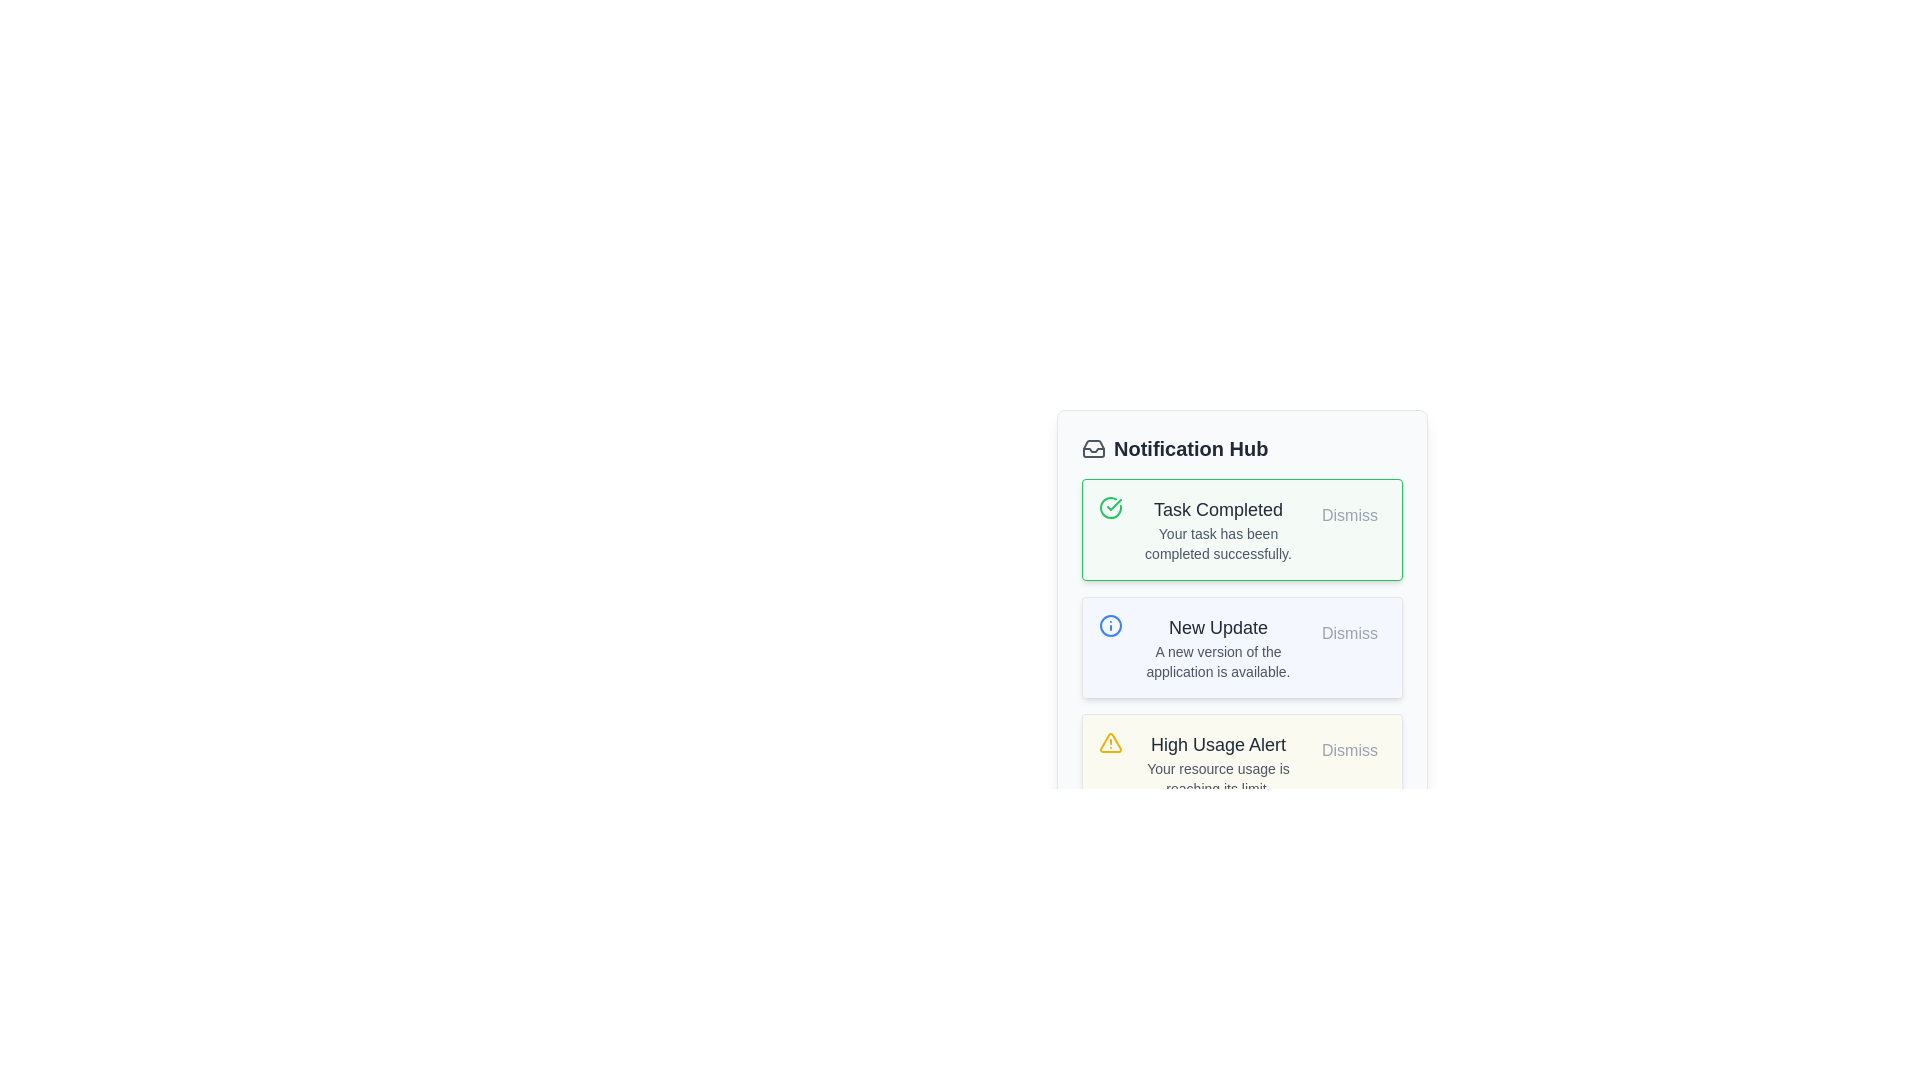 The width and height of the screenshot is (1920, 1080). Describe the element at coordinates (1093, 447) in the screenshot. I see `the second icon fragment within the 'Notification Hub' header section, which visually represents a mailbox or notification inbox` at that location.